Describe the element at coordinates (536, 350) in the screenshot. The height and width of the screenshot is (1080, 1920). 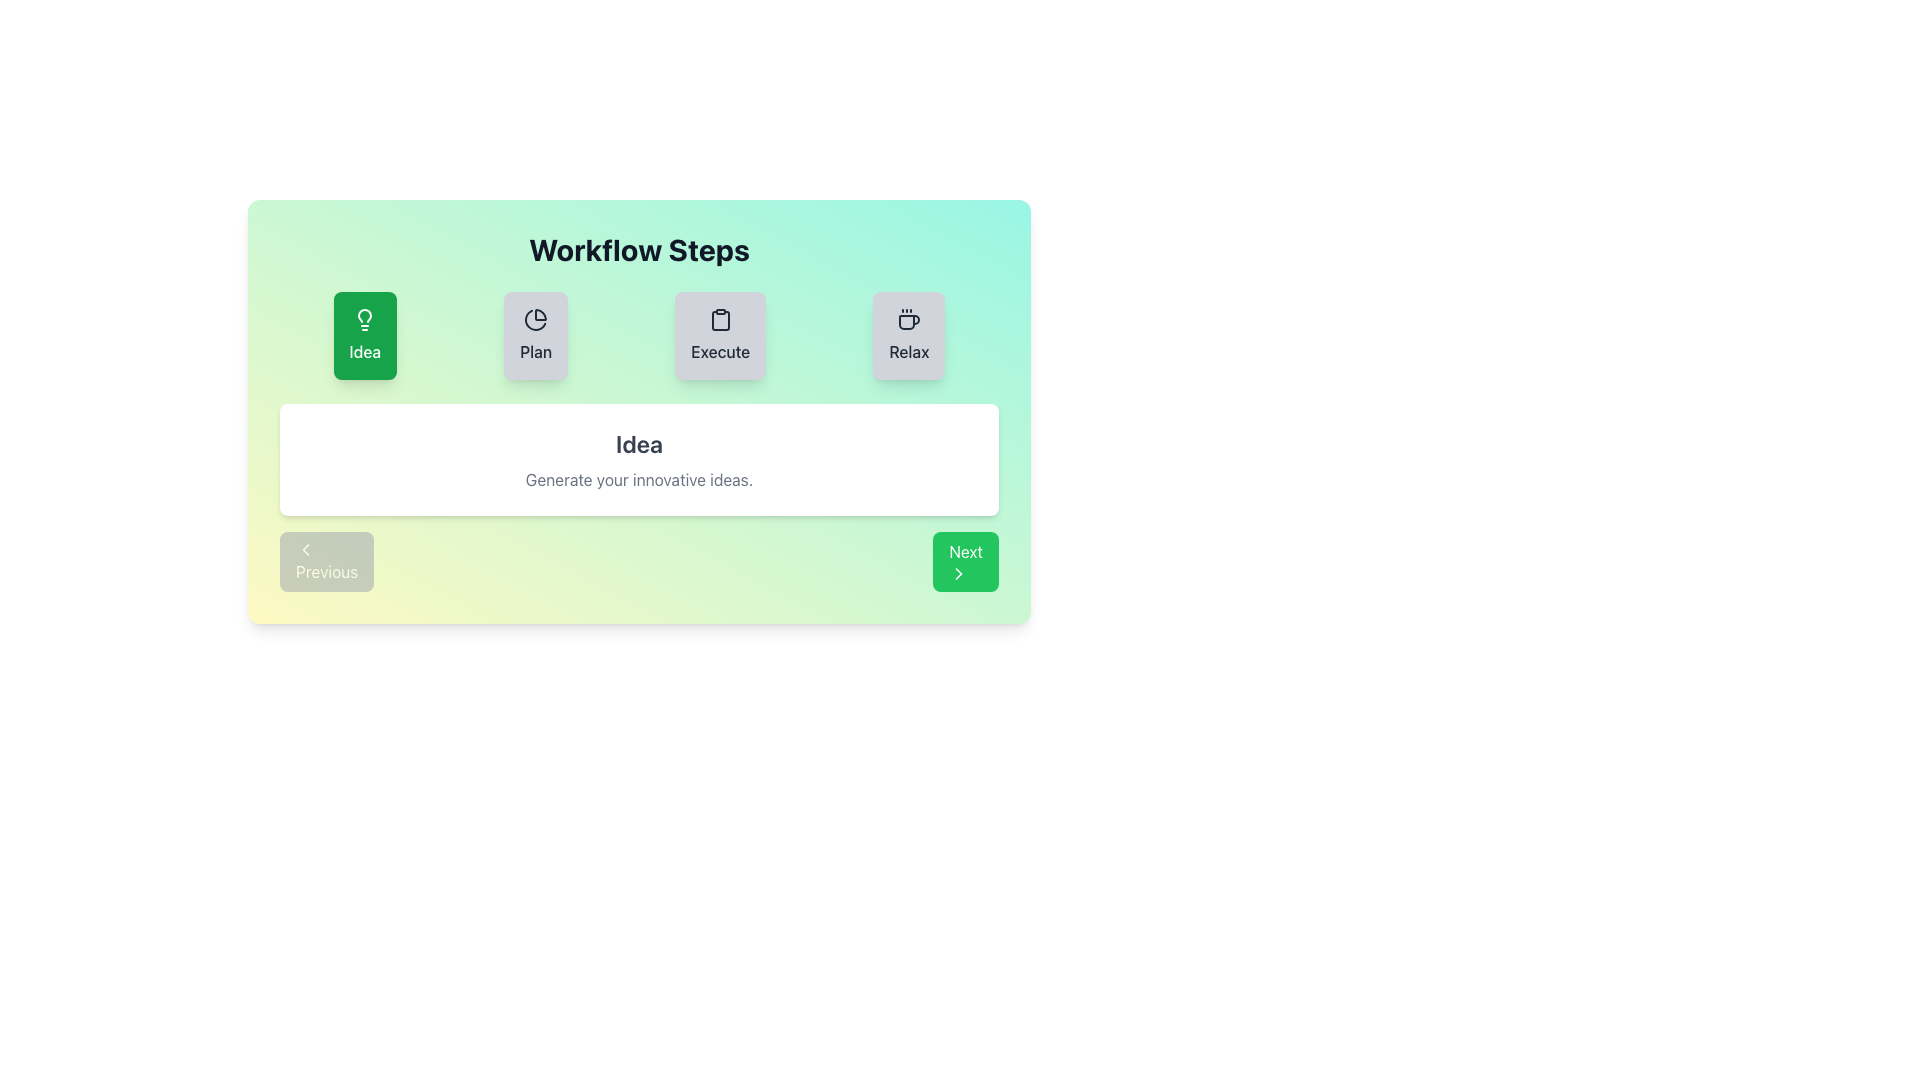
I see `text content of the 'Plan' label, which is styled in medium font weight and is located in the second step of the 'Workflow Steps' section, below a clock-like icon` at that location.